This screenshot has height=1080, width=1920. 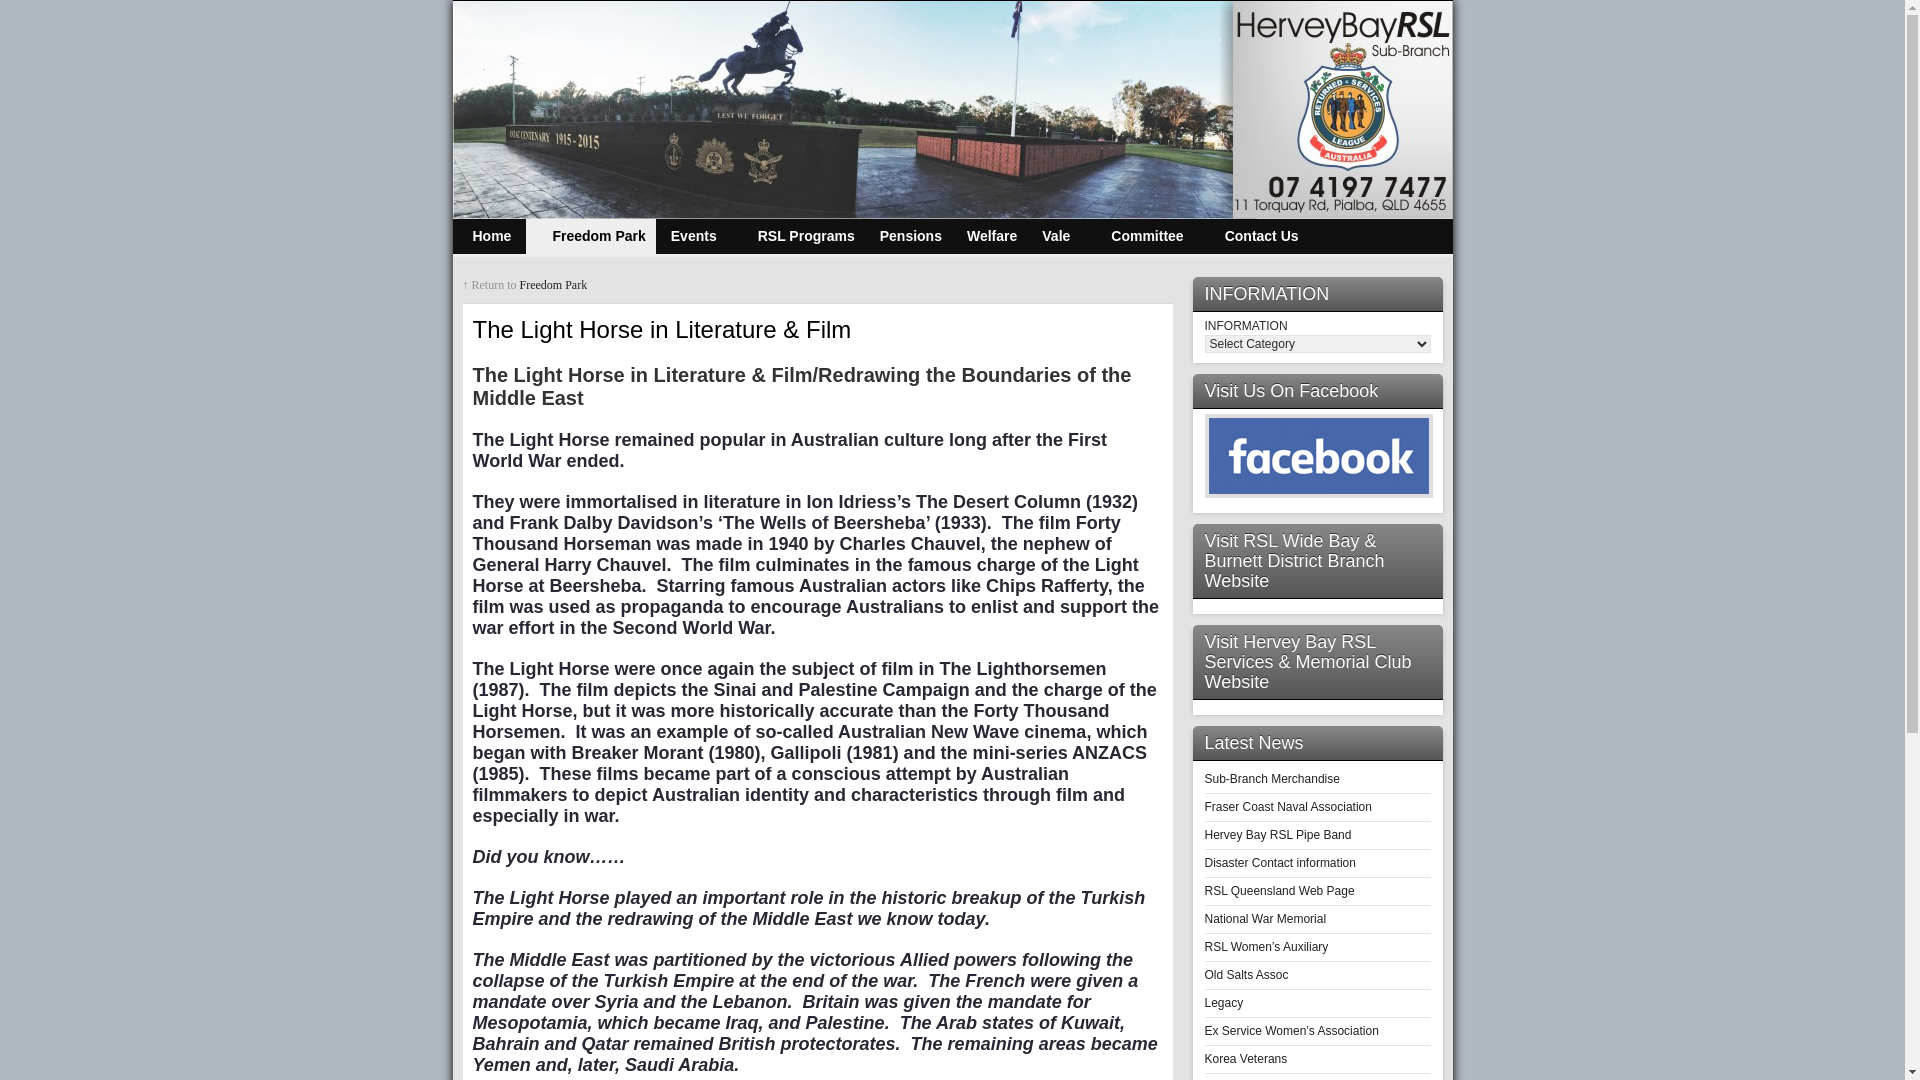 What do you see at coordinates (1252, 235) in the screenshot?
I see `'Contact Us'` at bounding box center [1252, 235].